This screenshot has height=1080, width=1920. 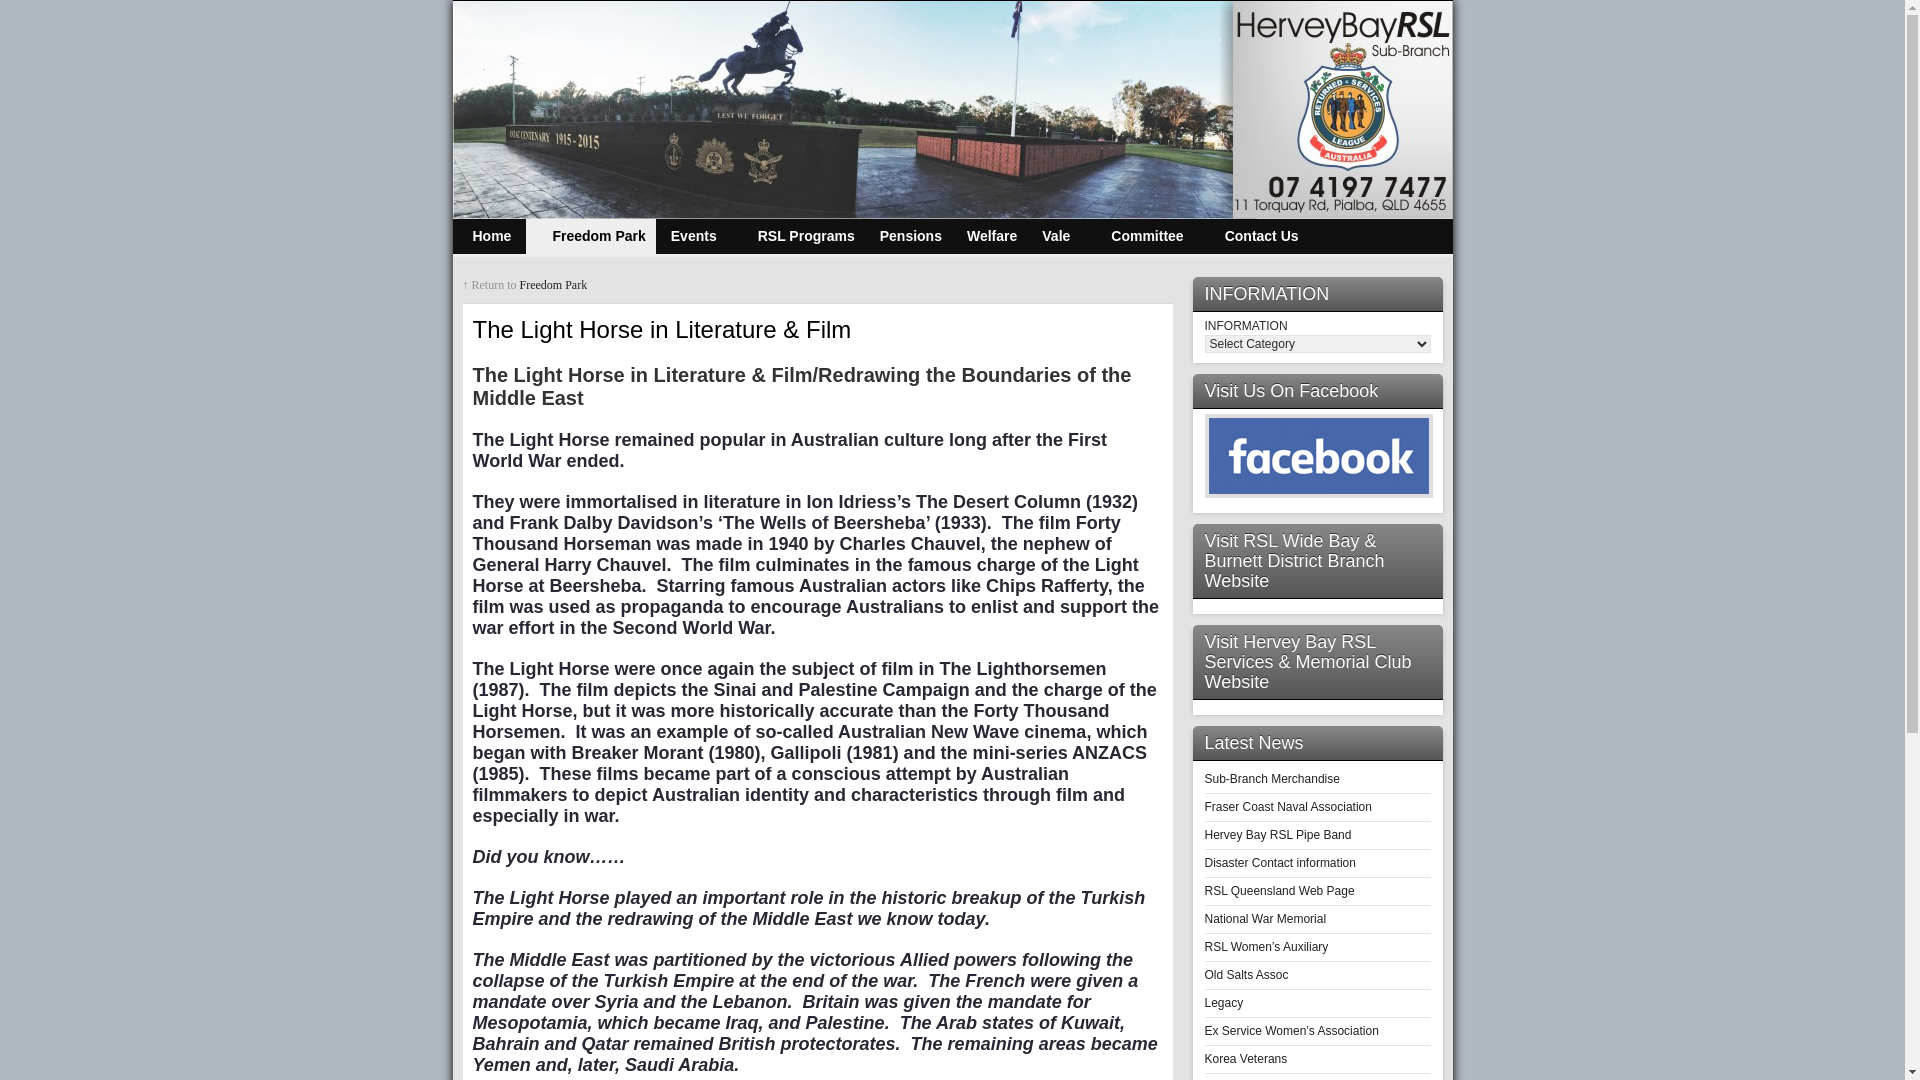 What do you see at coordinates (1252, 235) in the screenshot?
I see `'Contact Us'` at bounding box center [1252, 235].